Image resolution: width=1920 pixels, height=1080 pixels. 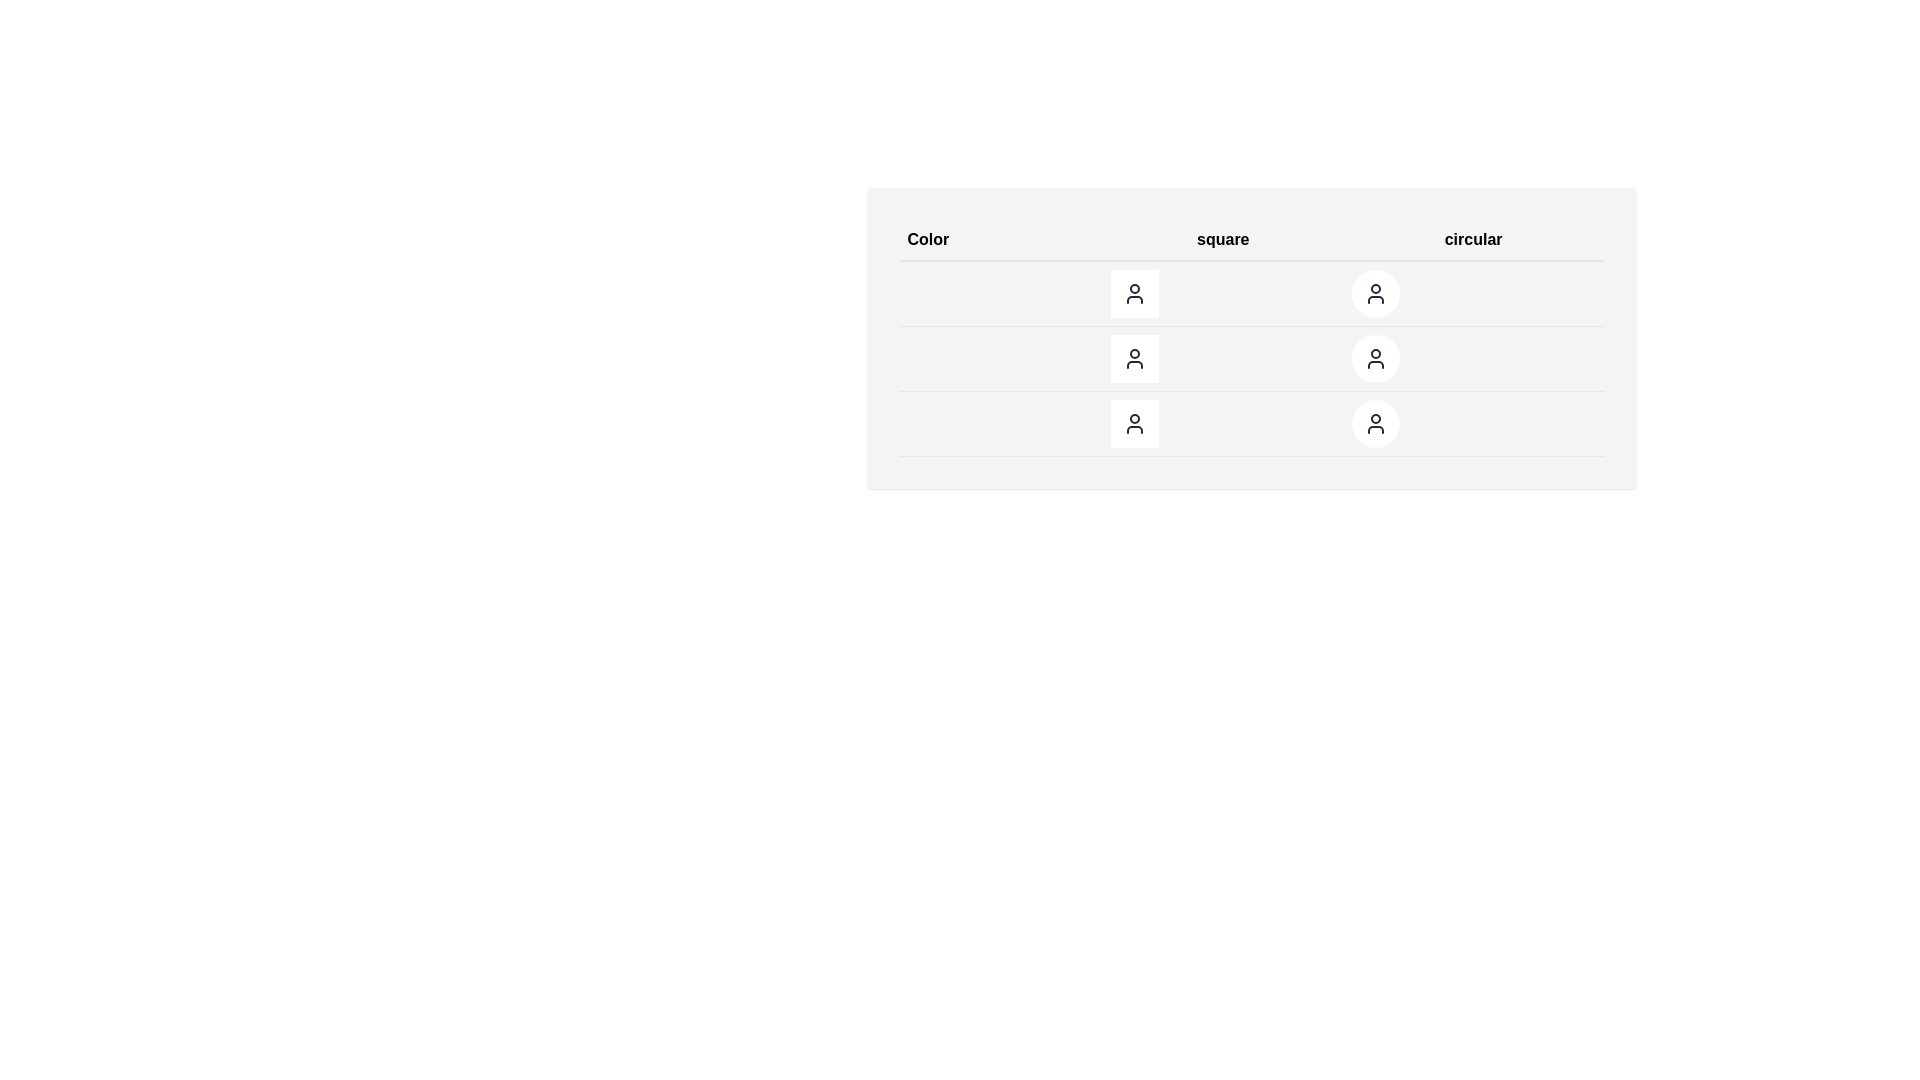 What do you see at coordinates (1134, 357) in the screenshot?
I see `the square icon with a white background and black user silhouette located in the second row and second column of the grid layout` at bounding box center [1134, 357].